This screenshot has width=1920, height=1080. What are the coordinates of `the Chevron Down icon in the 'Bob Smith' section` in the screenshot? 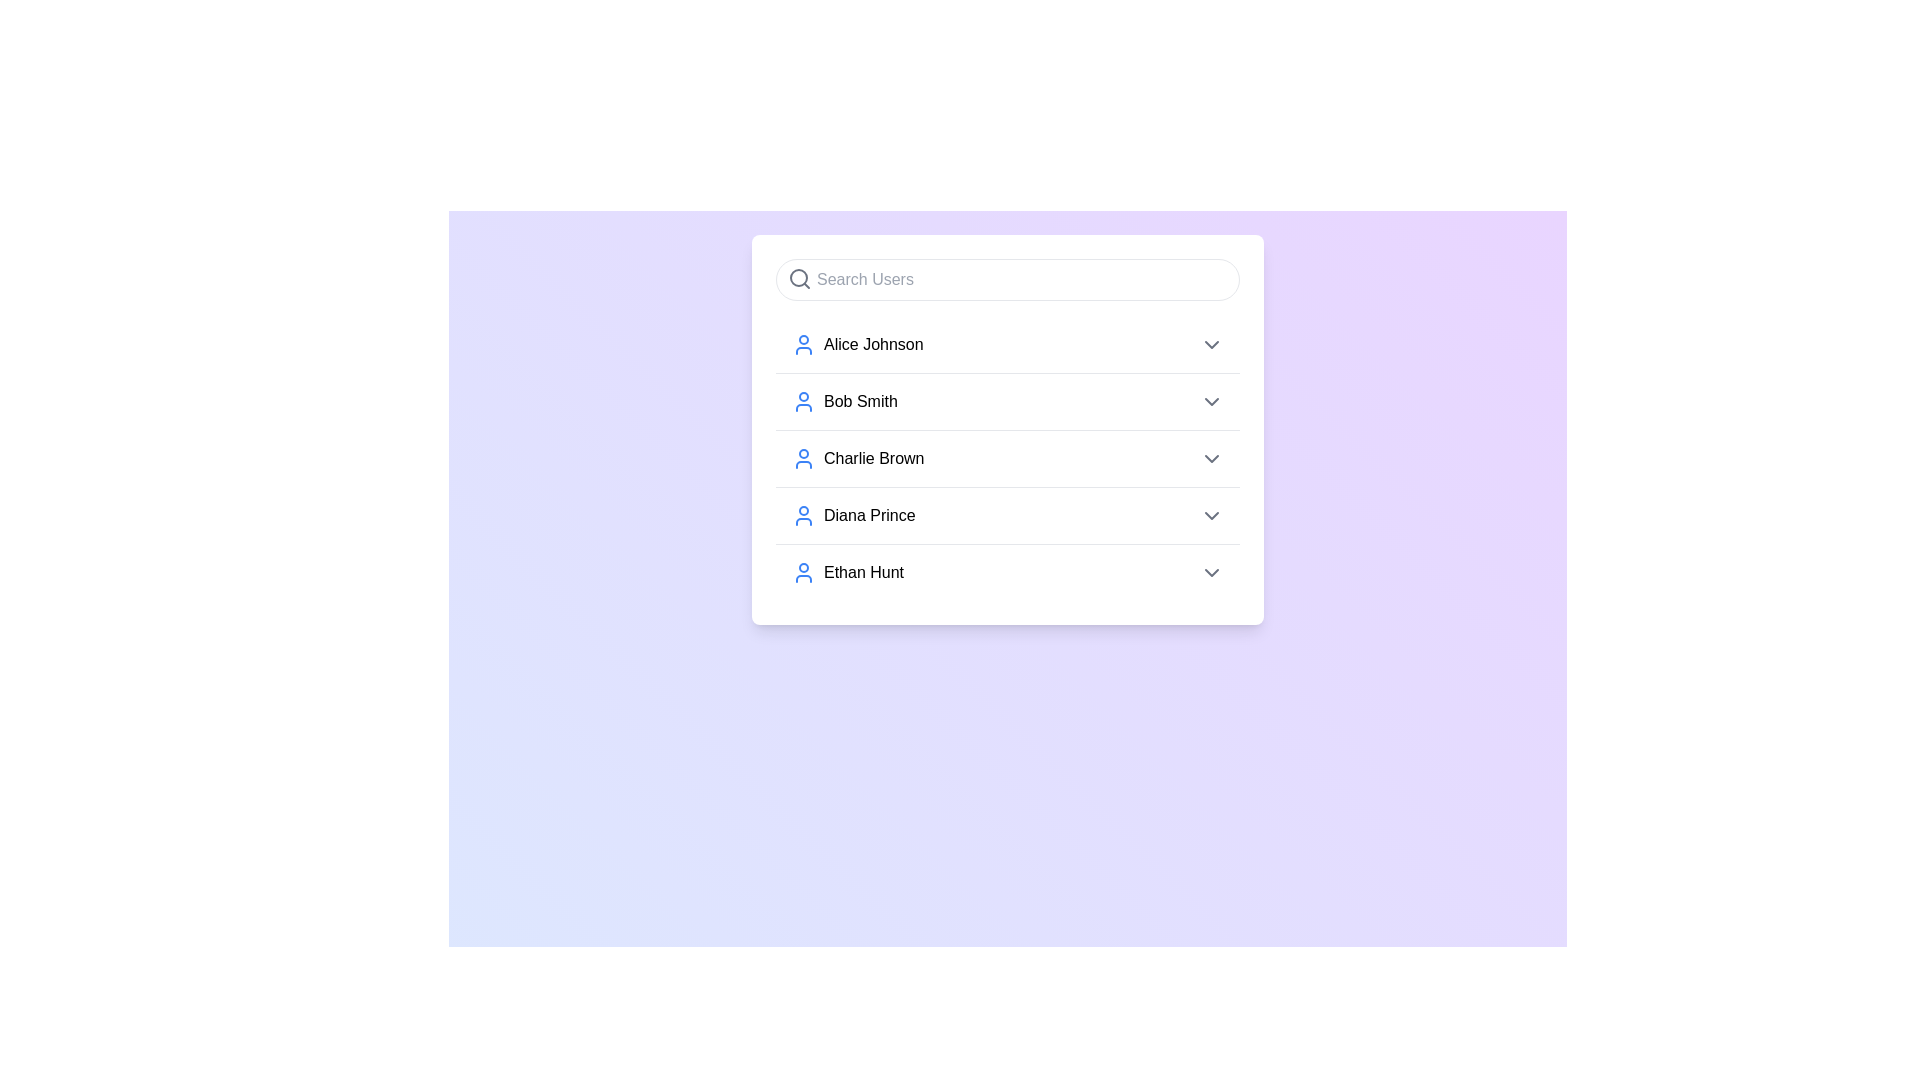 It's located at (1210, 401).